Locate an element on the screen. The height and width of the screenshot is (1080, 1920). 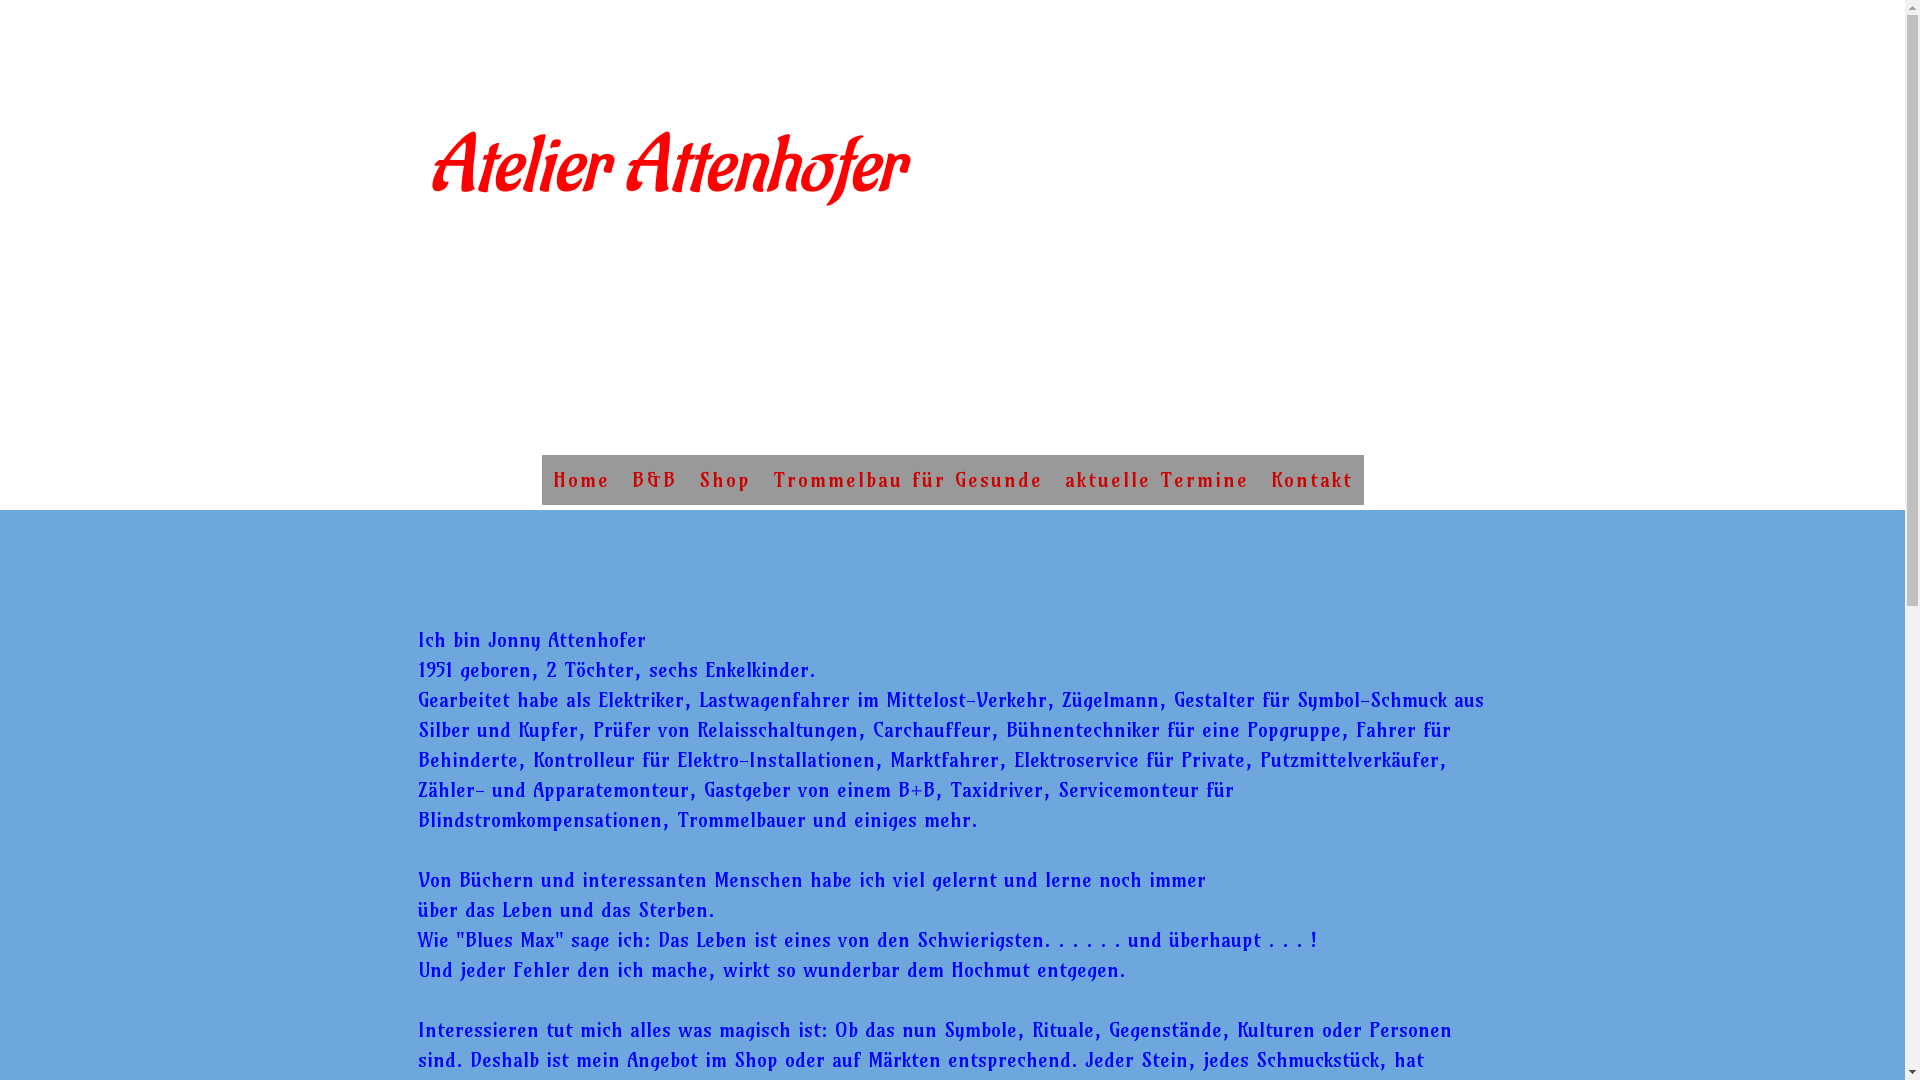
'Home' is located at coordinates (580, 479).